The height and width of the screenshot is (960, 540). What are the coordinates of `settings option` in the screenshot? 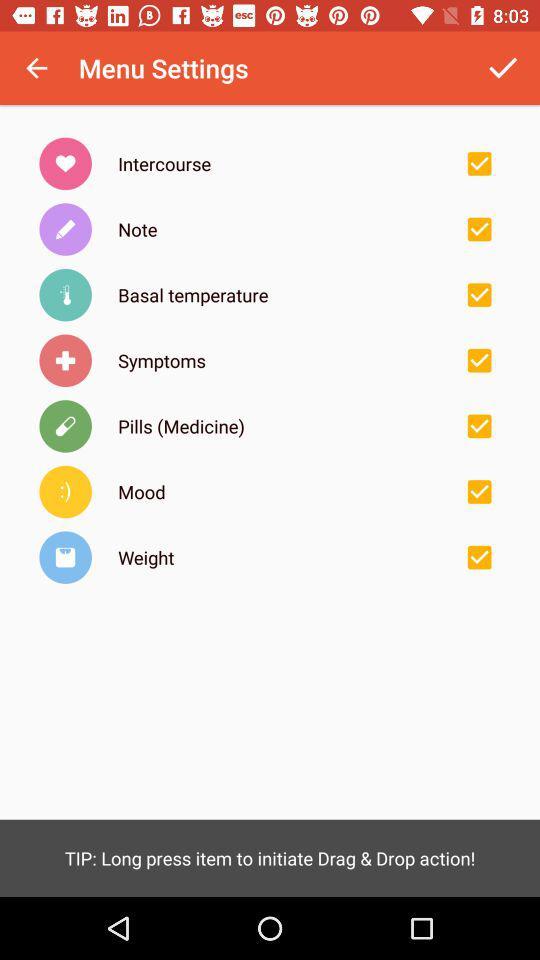 It's located at (478, 162).